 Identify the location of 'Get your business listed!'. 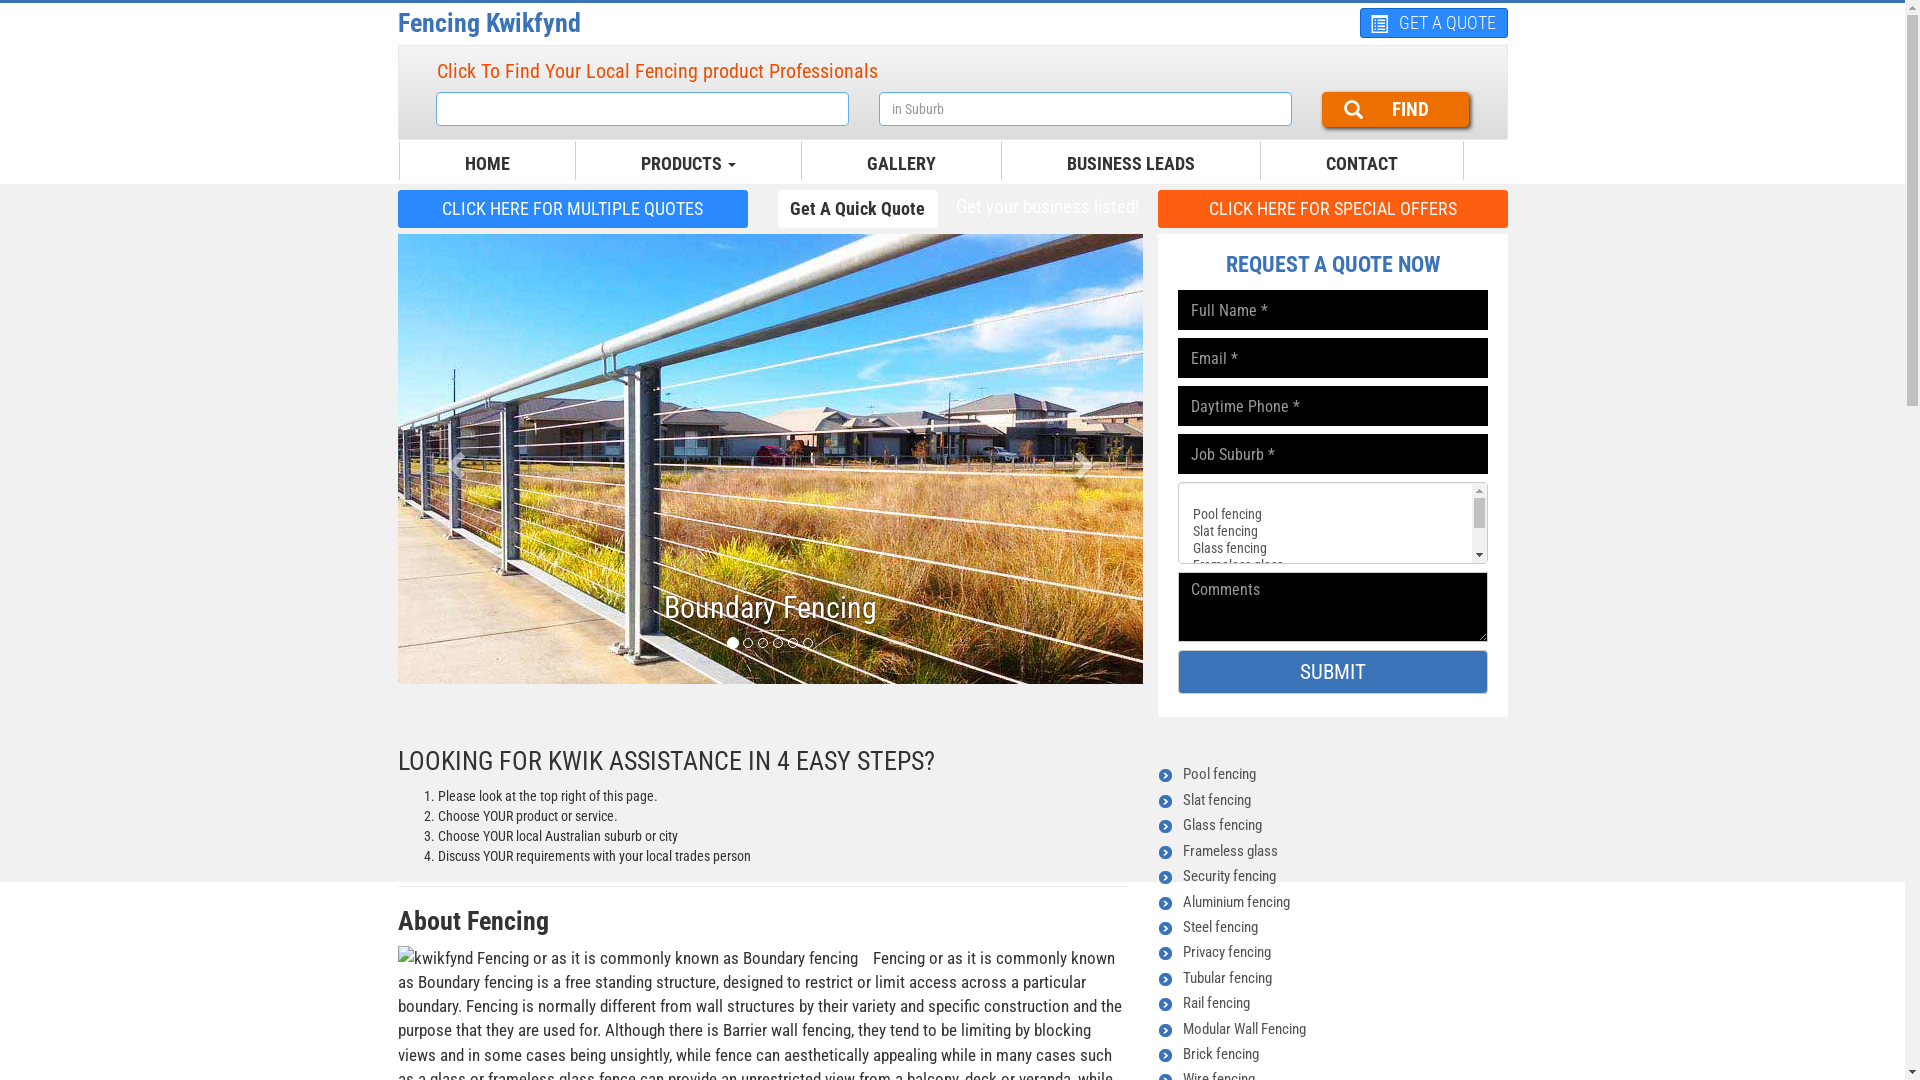
(950, 207).